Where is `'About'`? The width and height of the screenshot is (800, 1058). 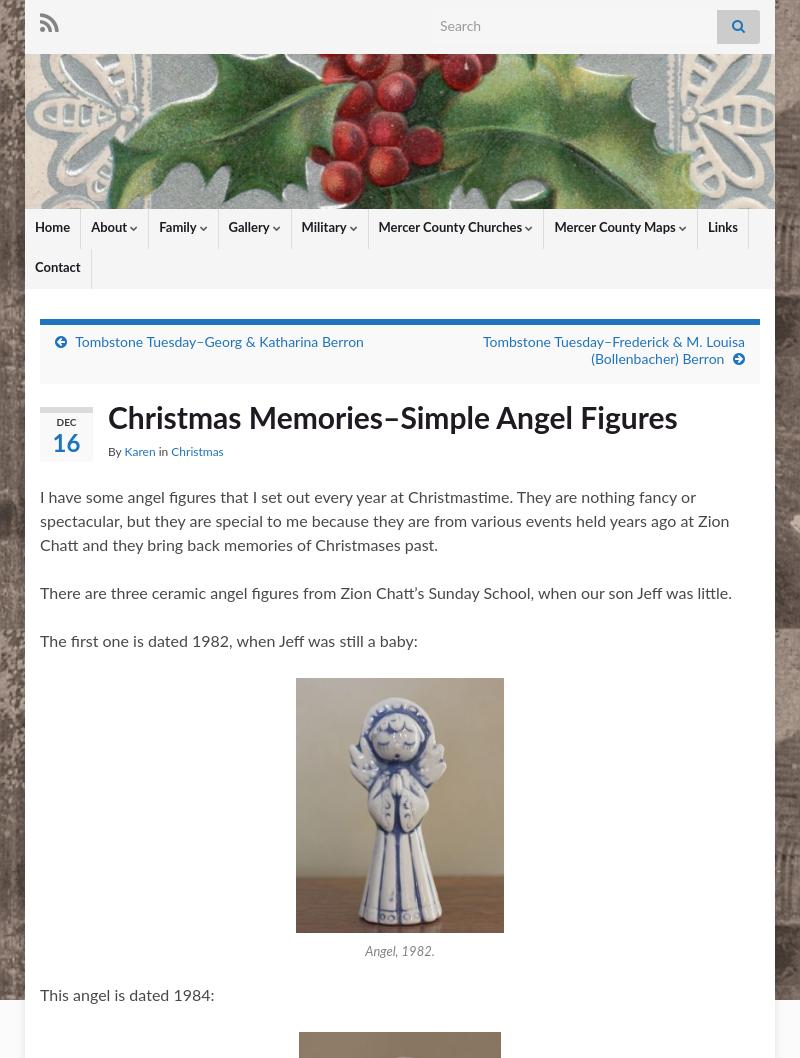 'About' is located at coordinates (109, 227).